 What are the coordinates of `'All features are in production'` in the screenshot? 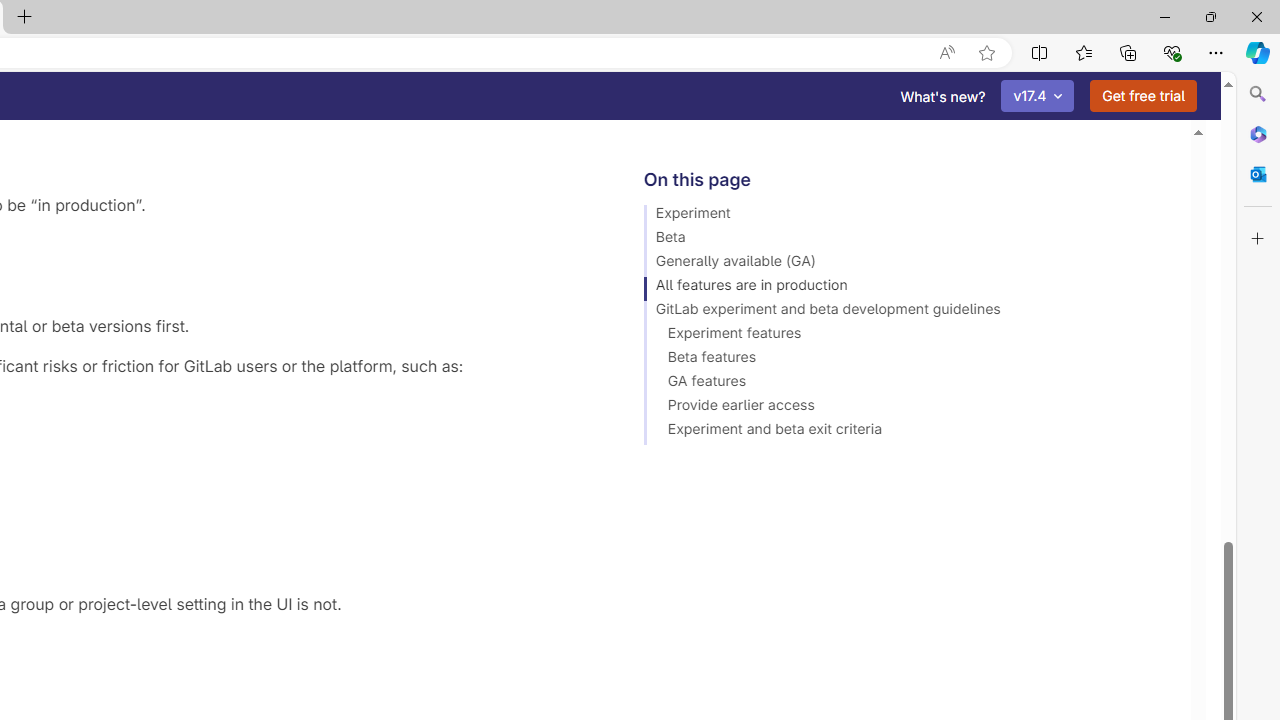 It's located at (907, 288).